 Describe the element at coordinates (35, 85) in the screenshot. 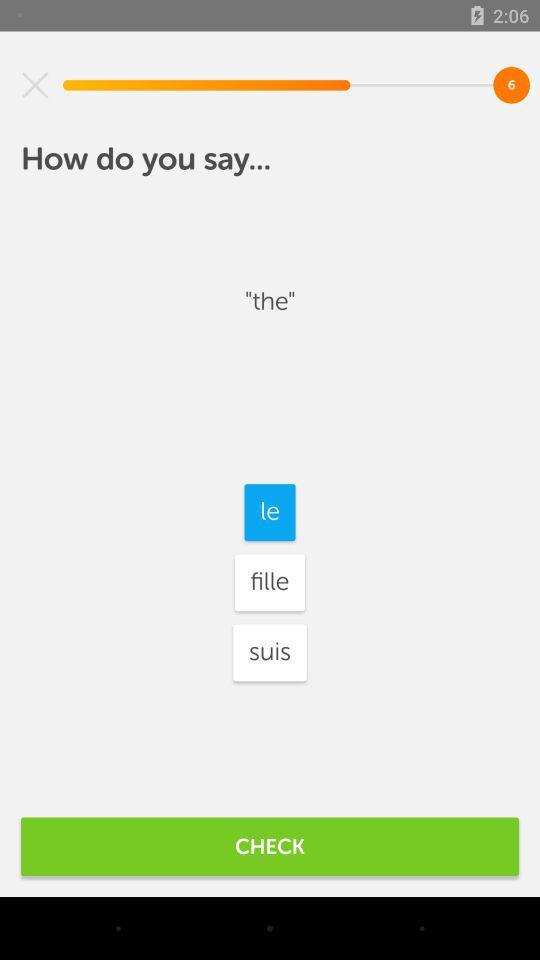

I see `the icon above how do you icon` at that location.